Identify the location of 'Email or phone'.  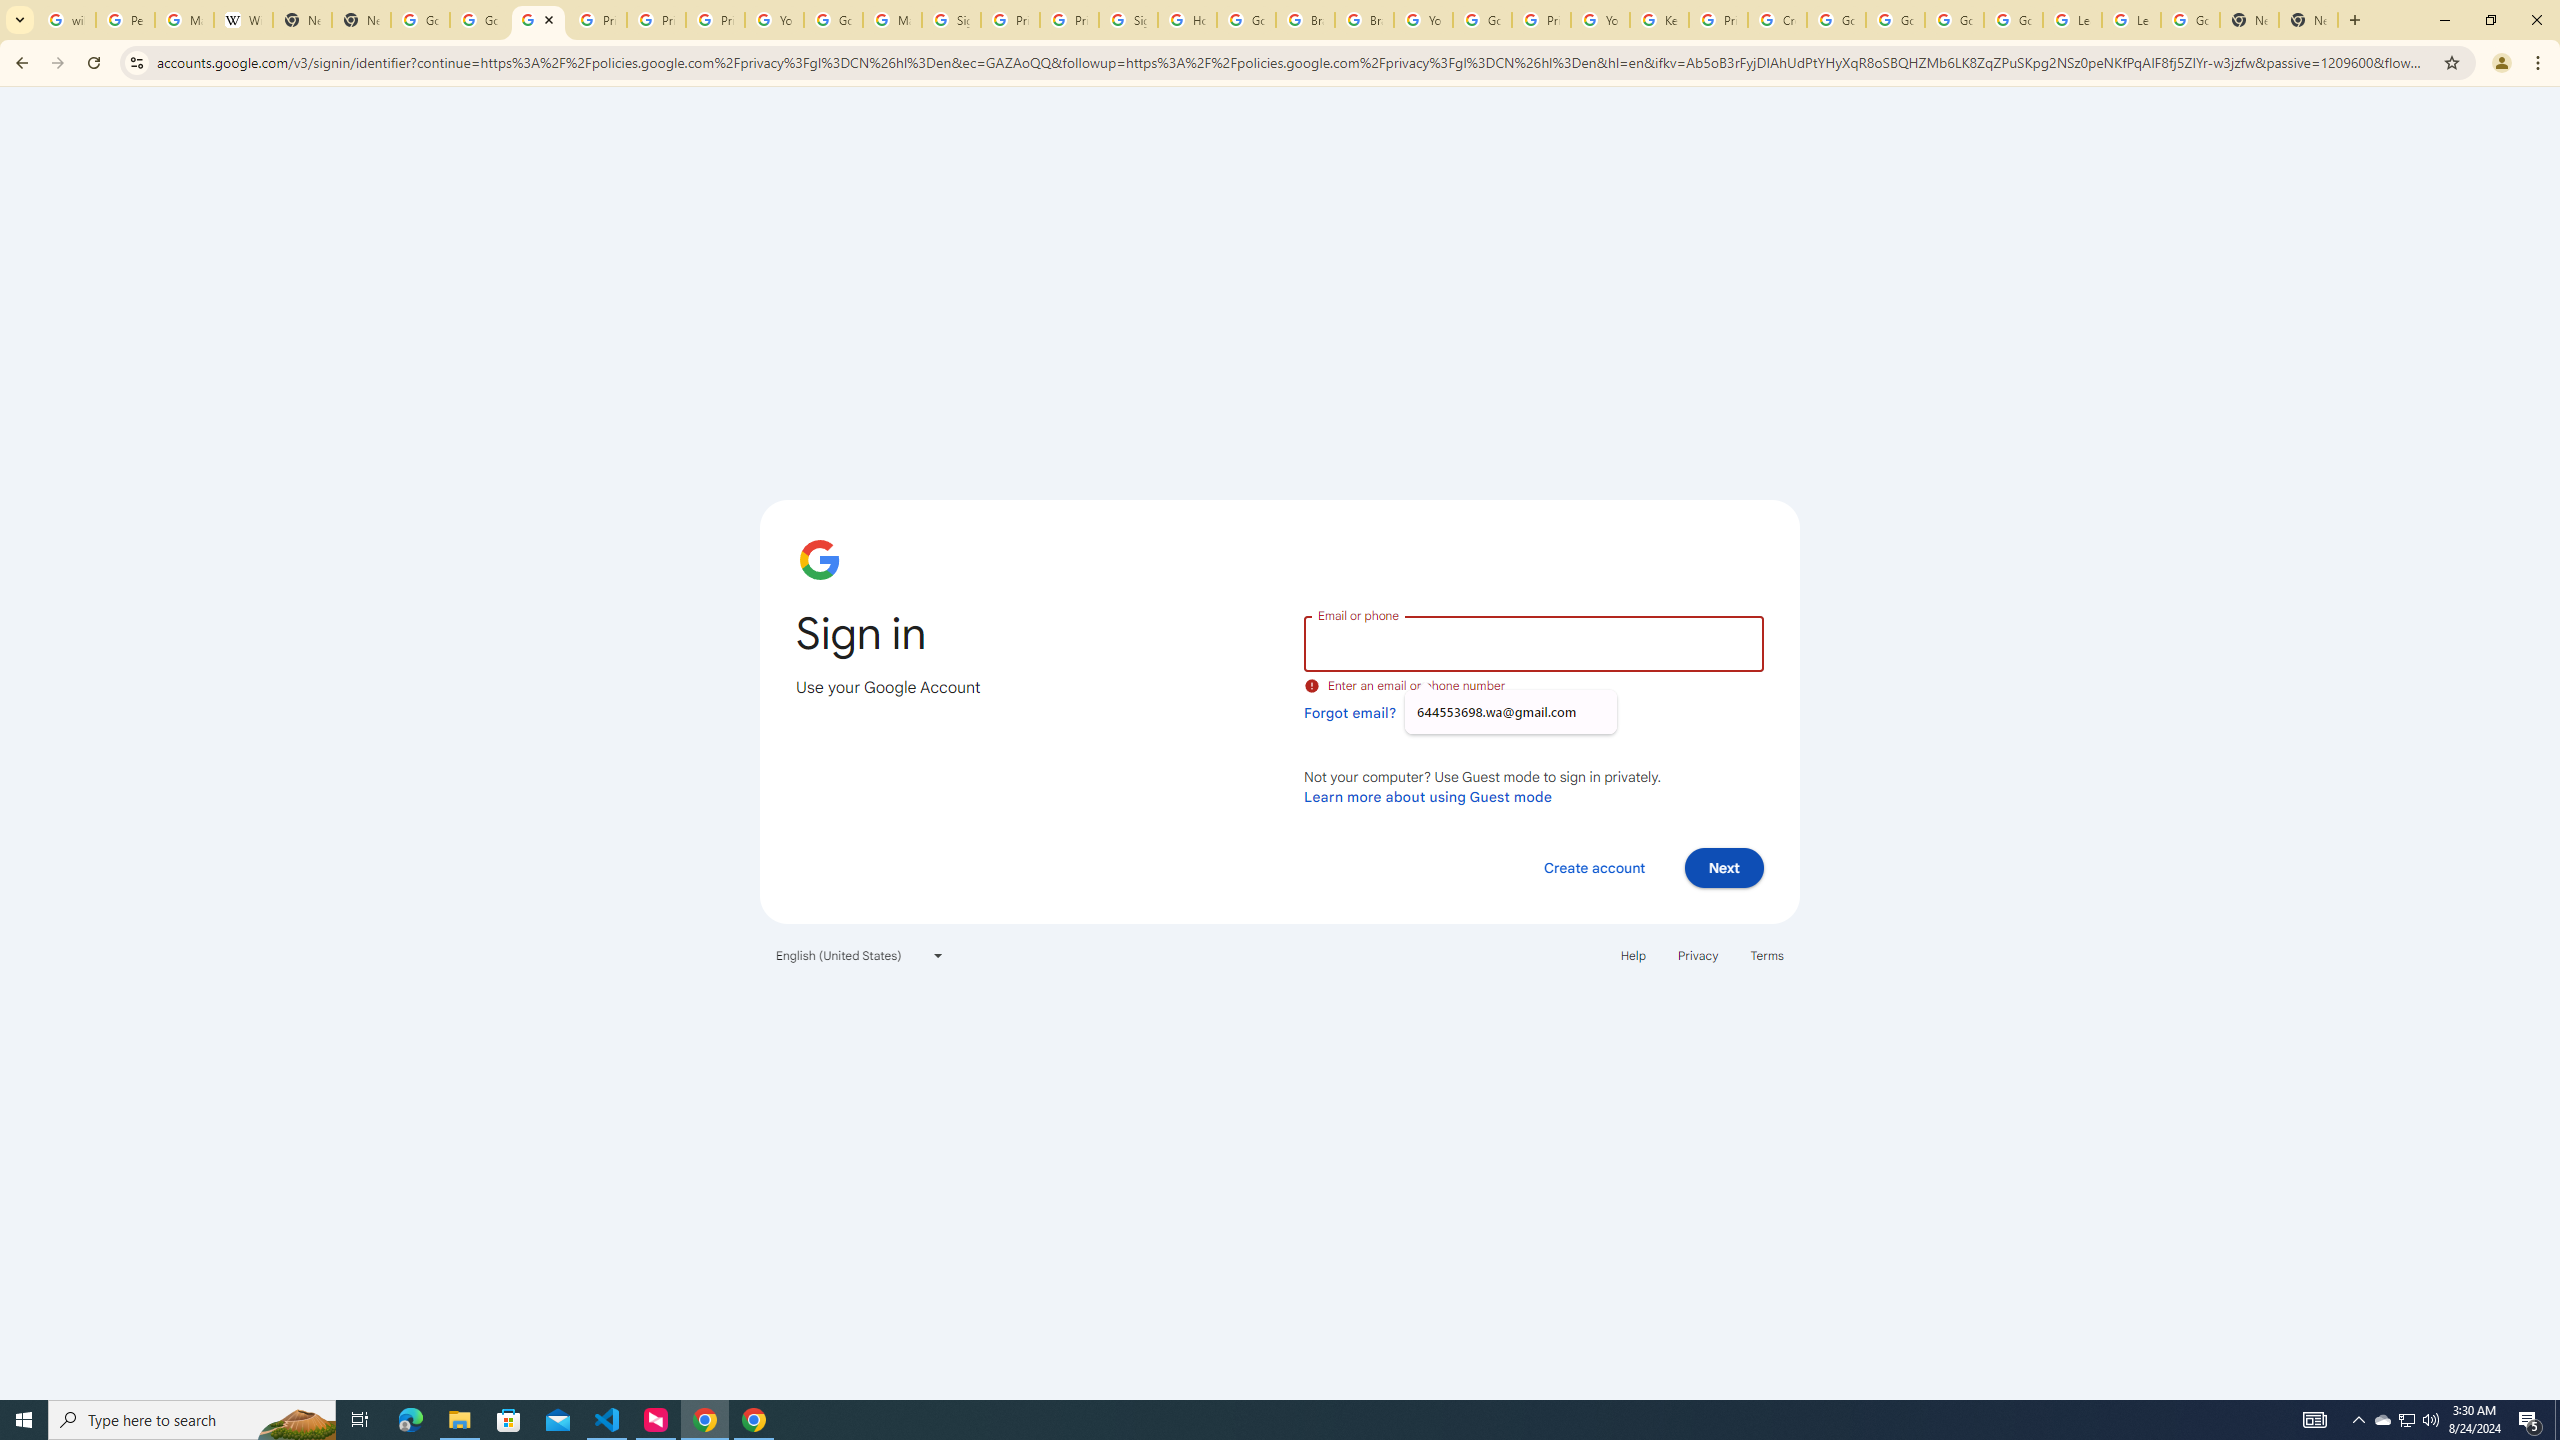
(1532, 642).